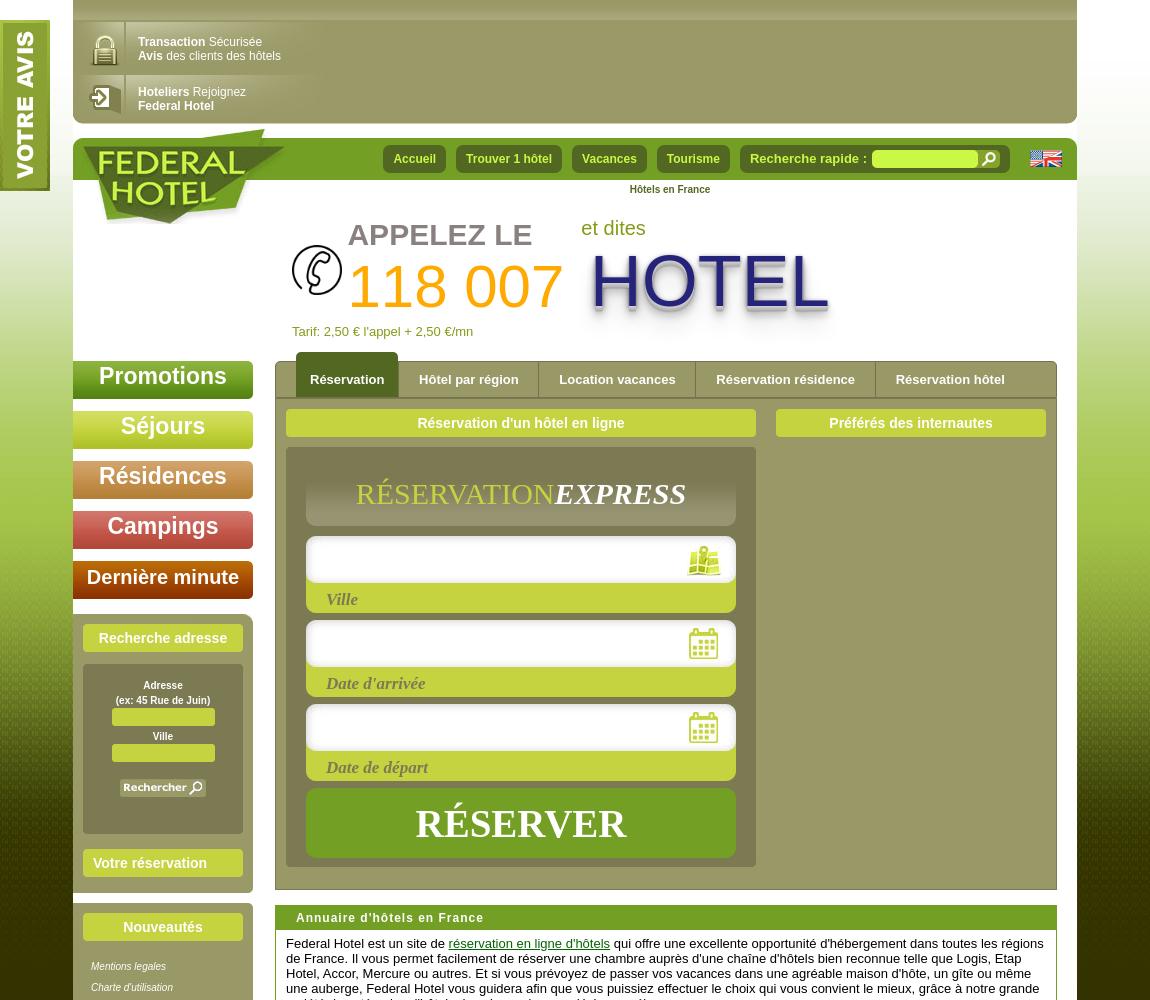 The width and height of the screenshot is (1150, 1000). Describe the element at coordinates (553, 492) in the screenshot. I see `'express'` at that location.